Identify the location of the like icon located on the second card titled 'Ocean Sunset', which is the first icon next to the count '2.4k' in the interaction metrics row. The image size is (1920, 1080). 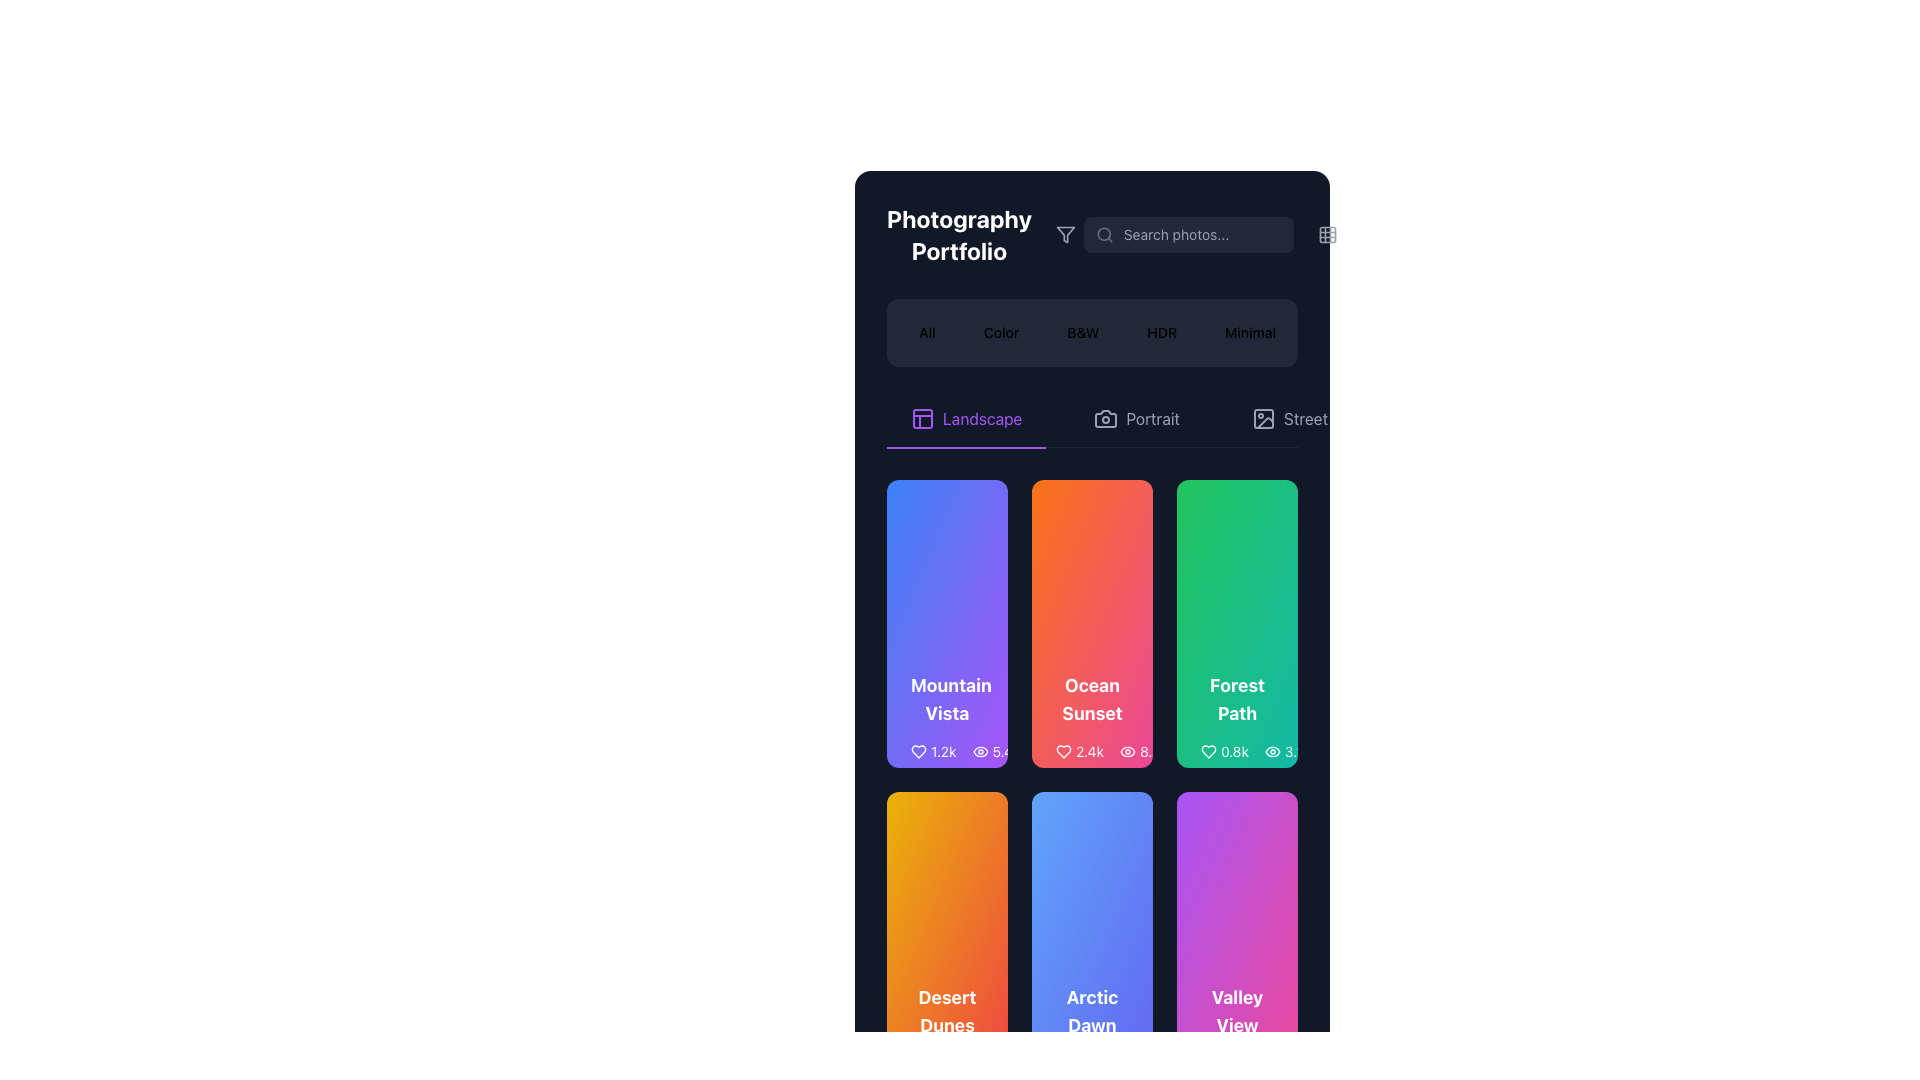
(1063, 752).